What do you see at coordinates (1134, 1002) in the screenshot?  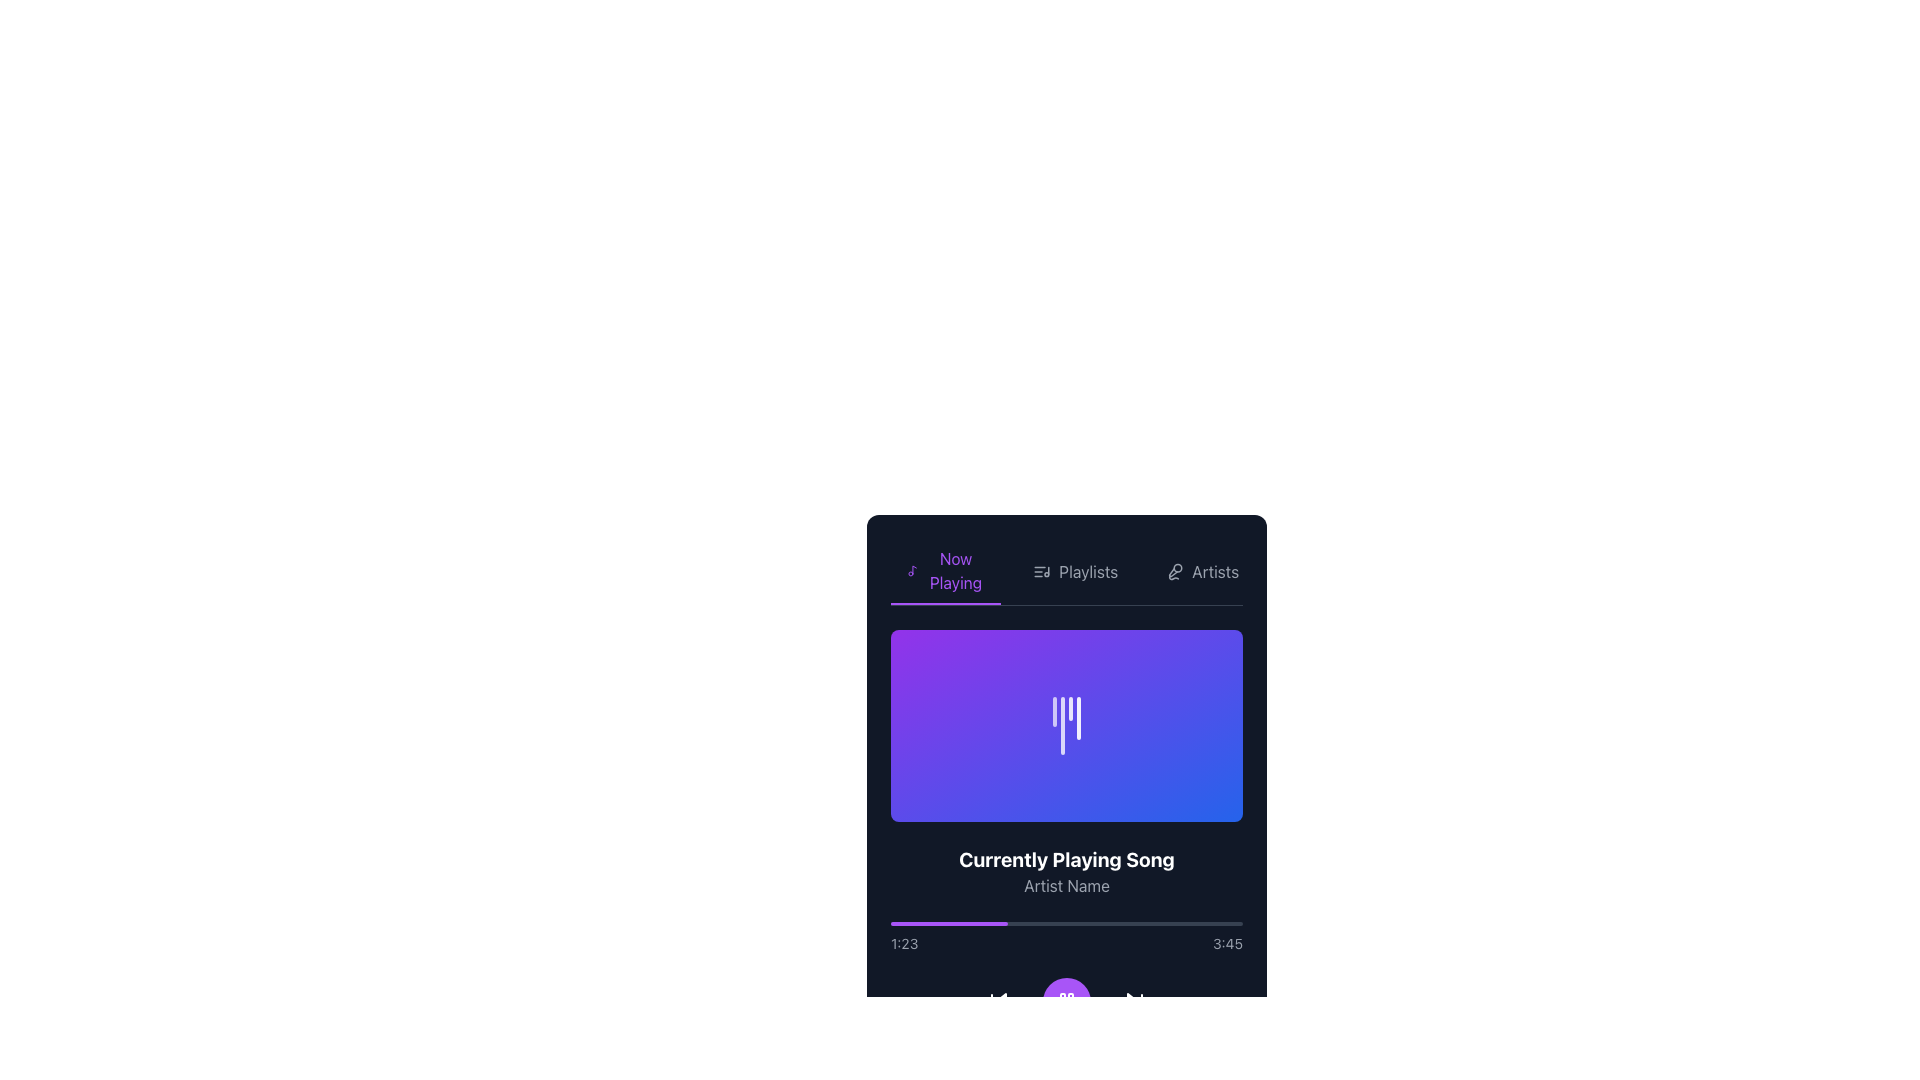 I see `the forward skip button located at the bottom right of the media playback controls` at bounding box center [1134, 1002].